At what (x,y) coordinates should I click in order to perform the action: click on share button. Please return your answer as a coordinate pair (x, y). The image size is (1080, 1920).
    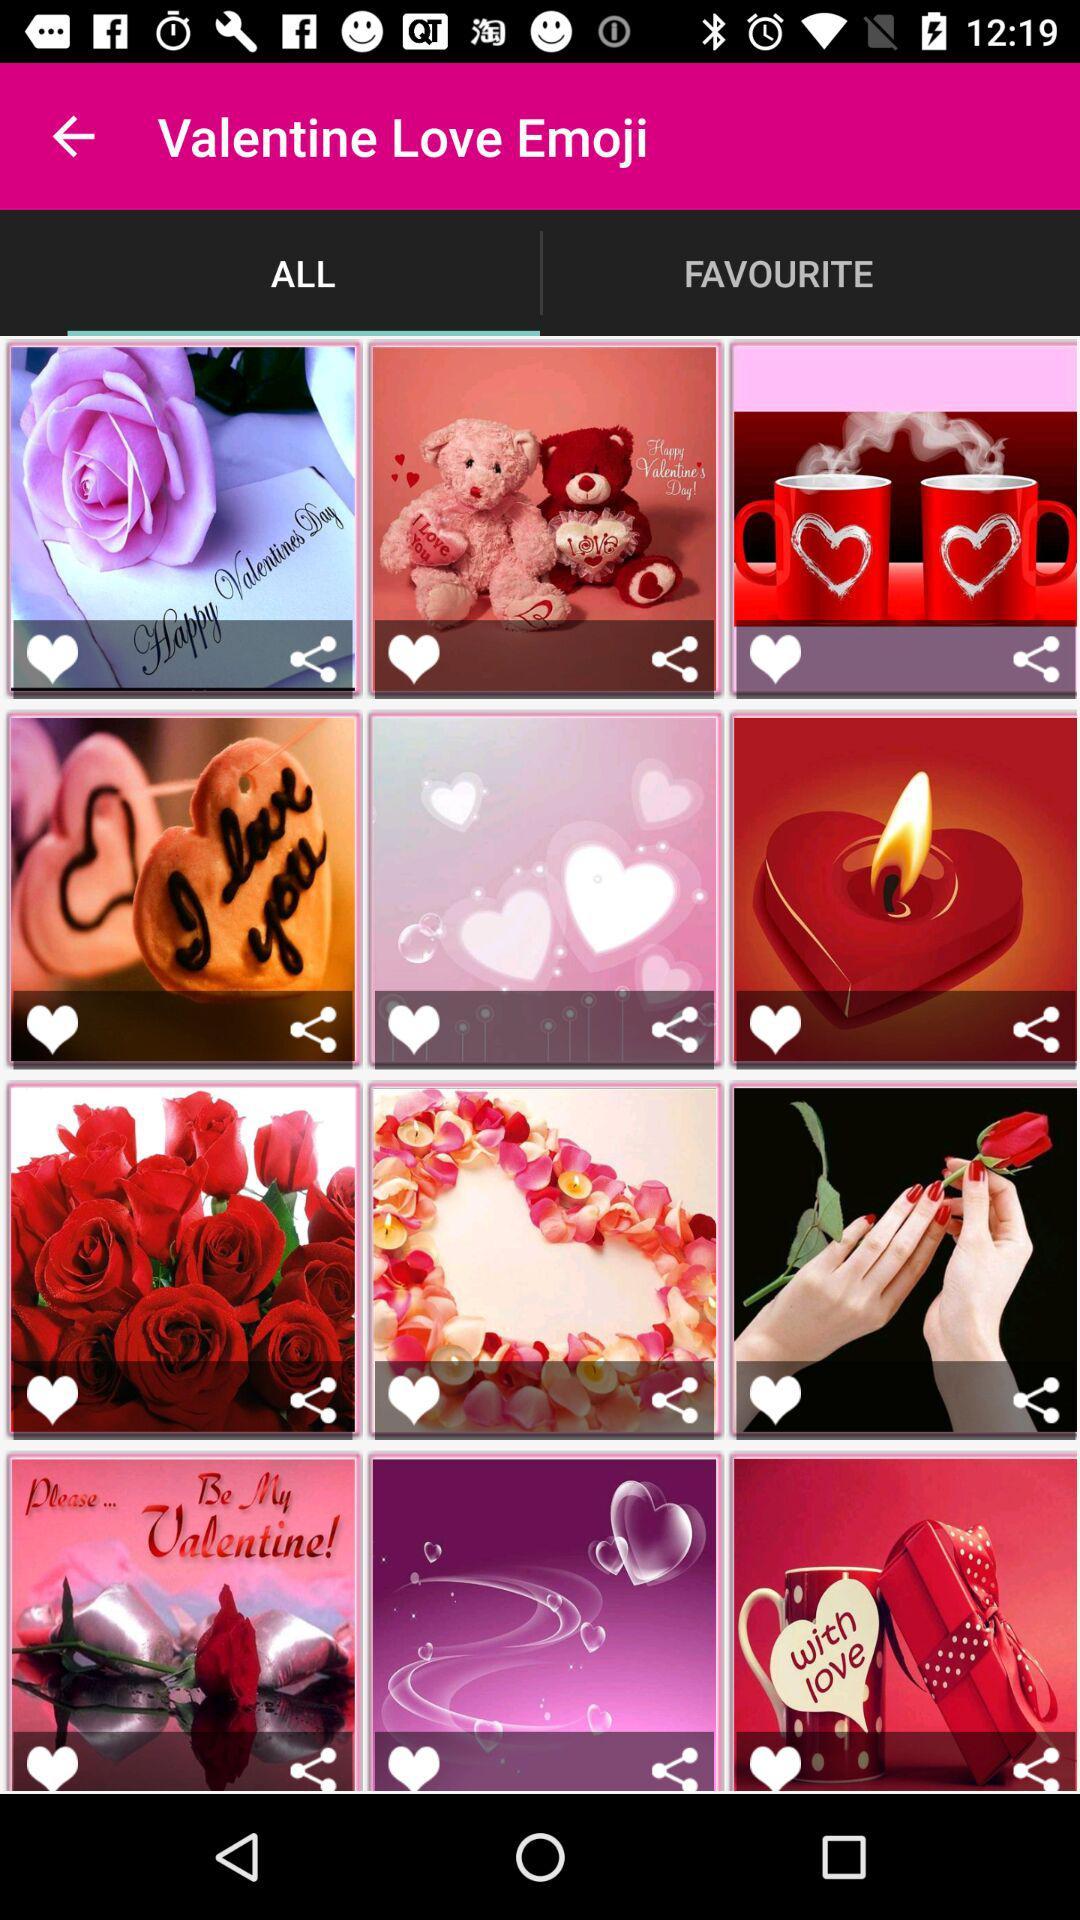
    Looking at the image, I should click on (675, 659).